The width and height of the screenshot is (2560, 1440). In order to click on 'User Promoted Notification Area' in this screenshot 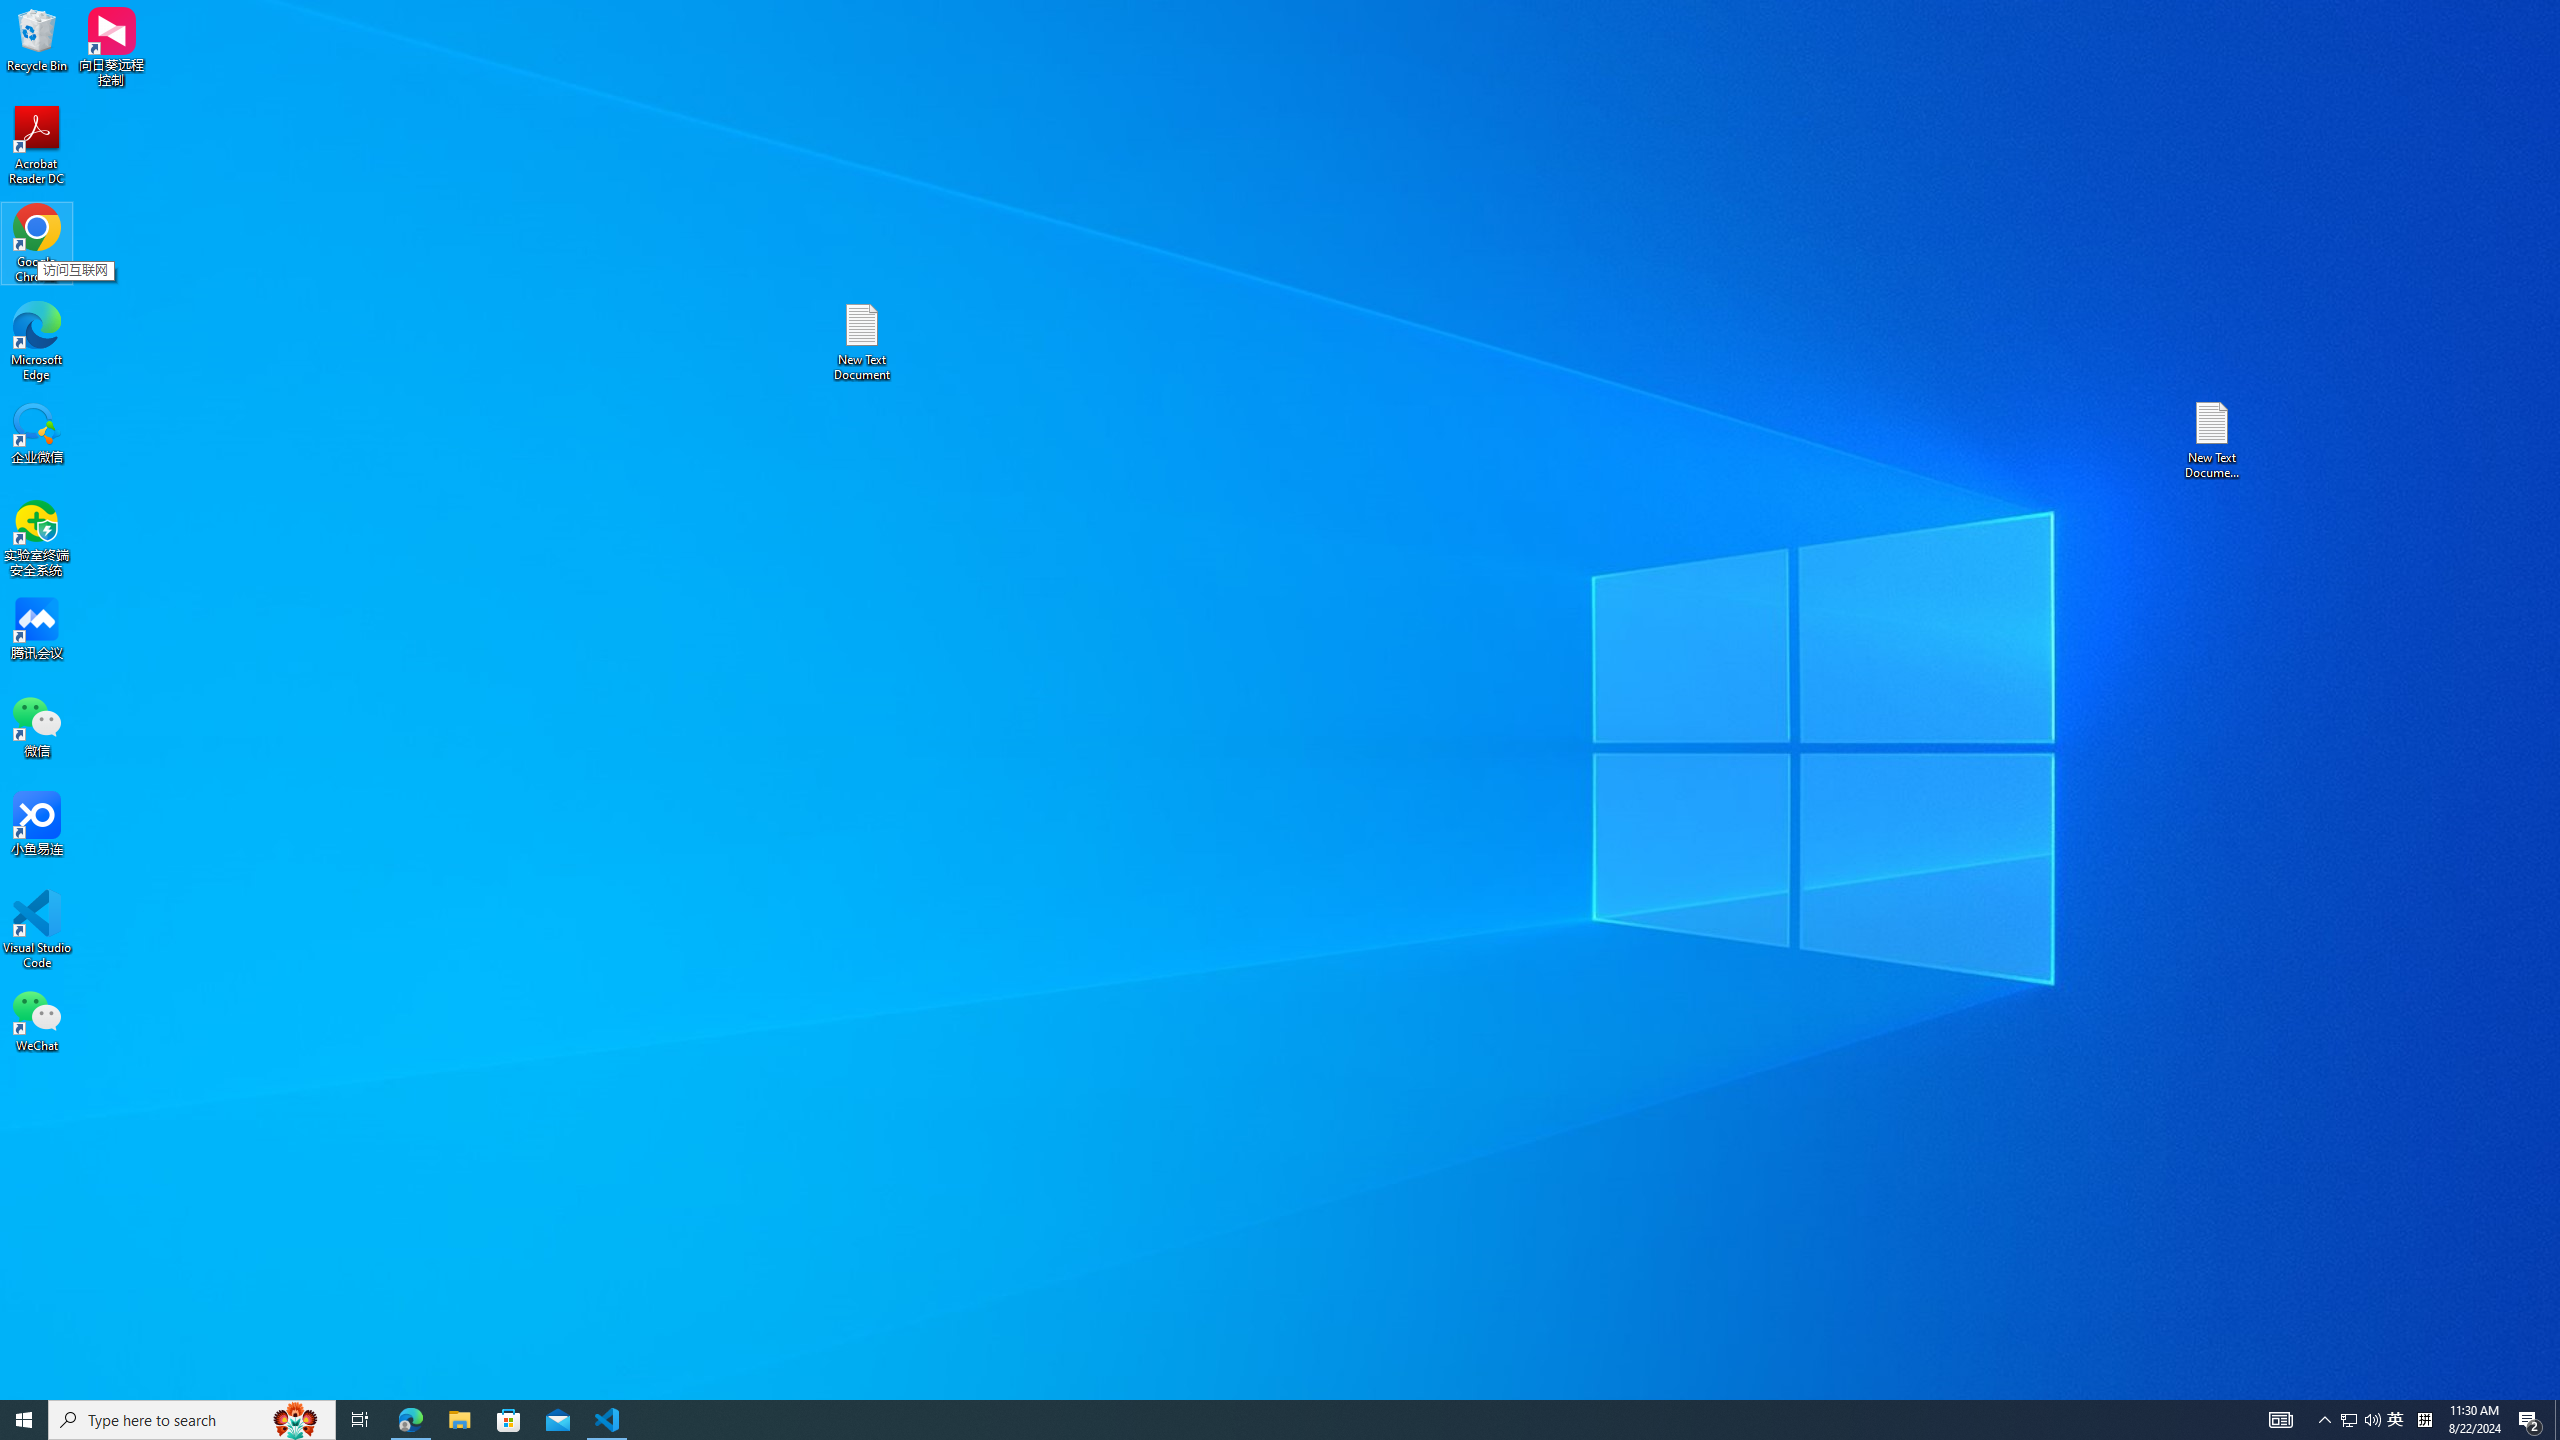, I will do `click(2360, 1418)`.